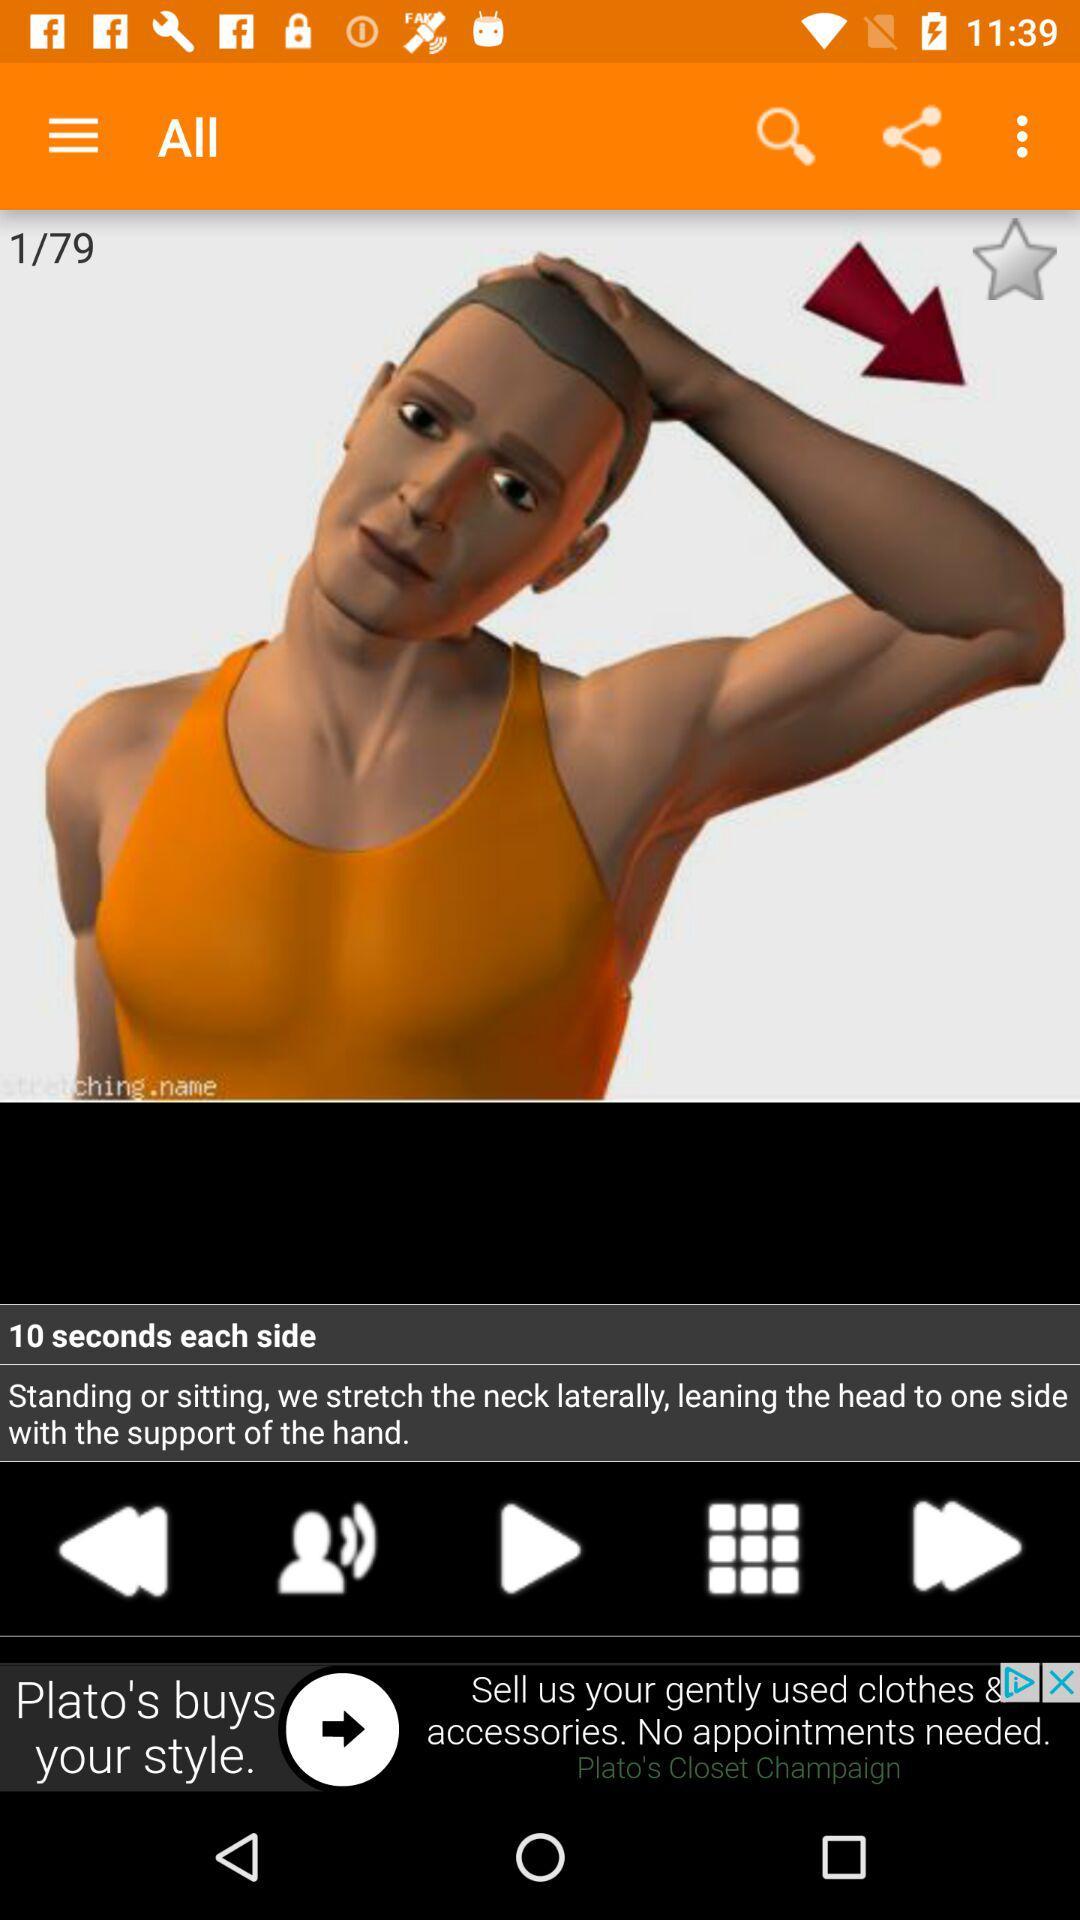 This screenshot has height=1920, width=1080. Describe the element at coordinates (114, 1547) in the screenshot. I see `go back` at that location.